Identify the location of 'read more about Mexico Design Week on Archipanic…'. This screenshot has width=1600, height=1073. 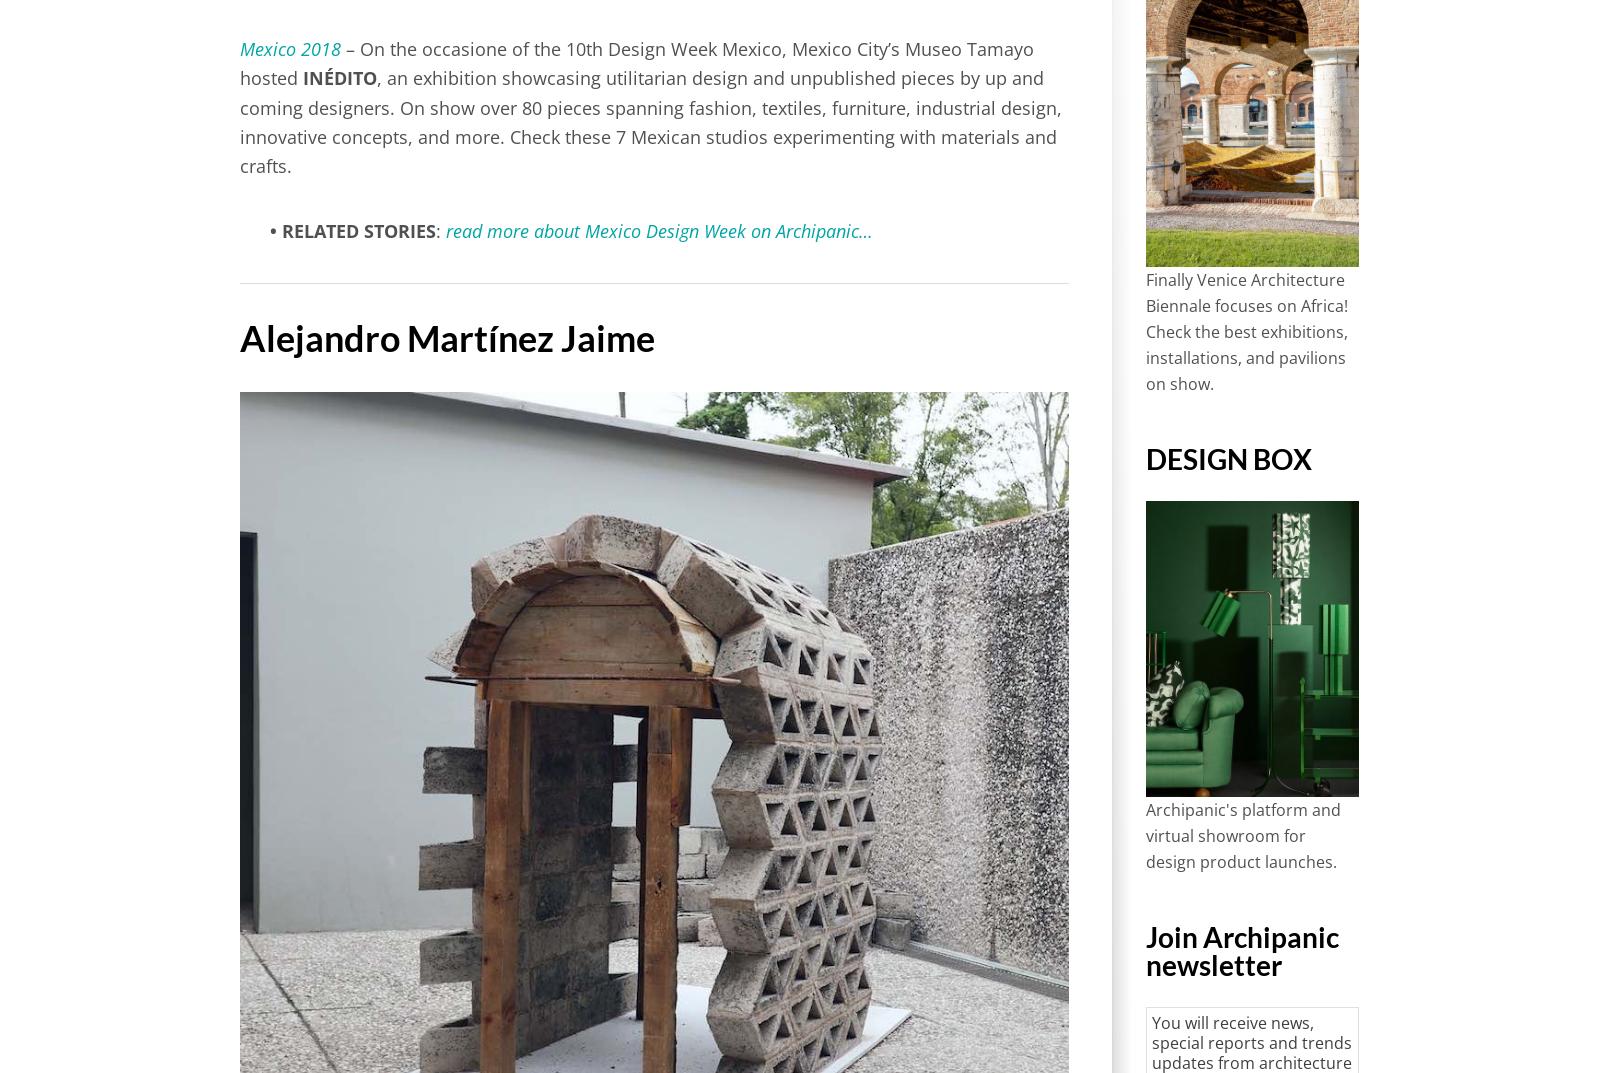
(659, 231).